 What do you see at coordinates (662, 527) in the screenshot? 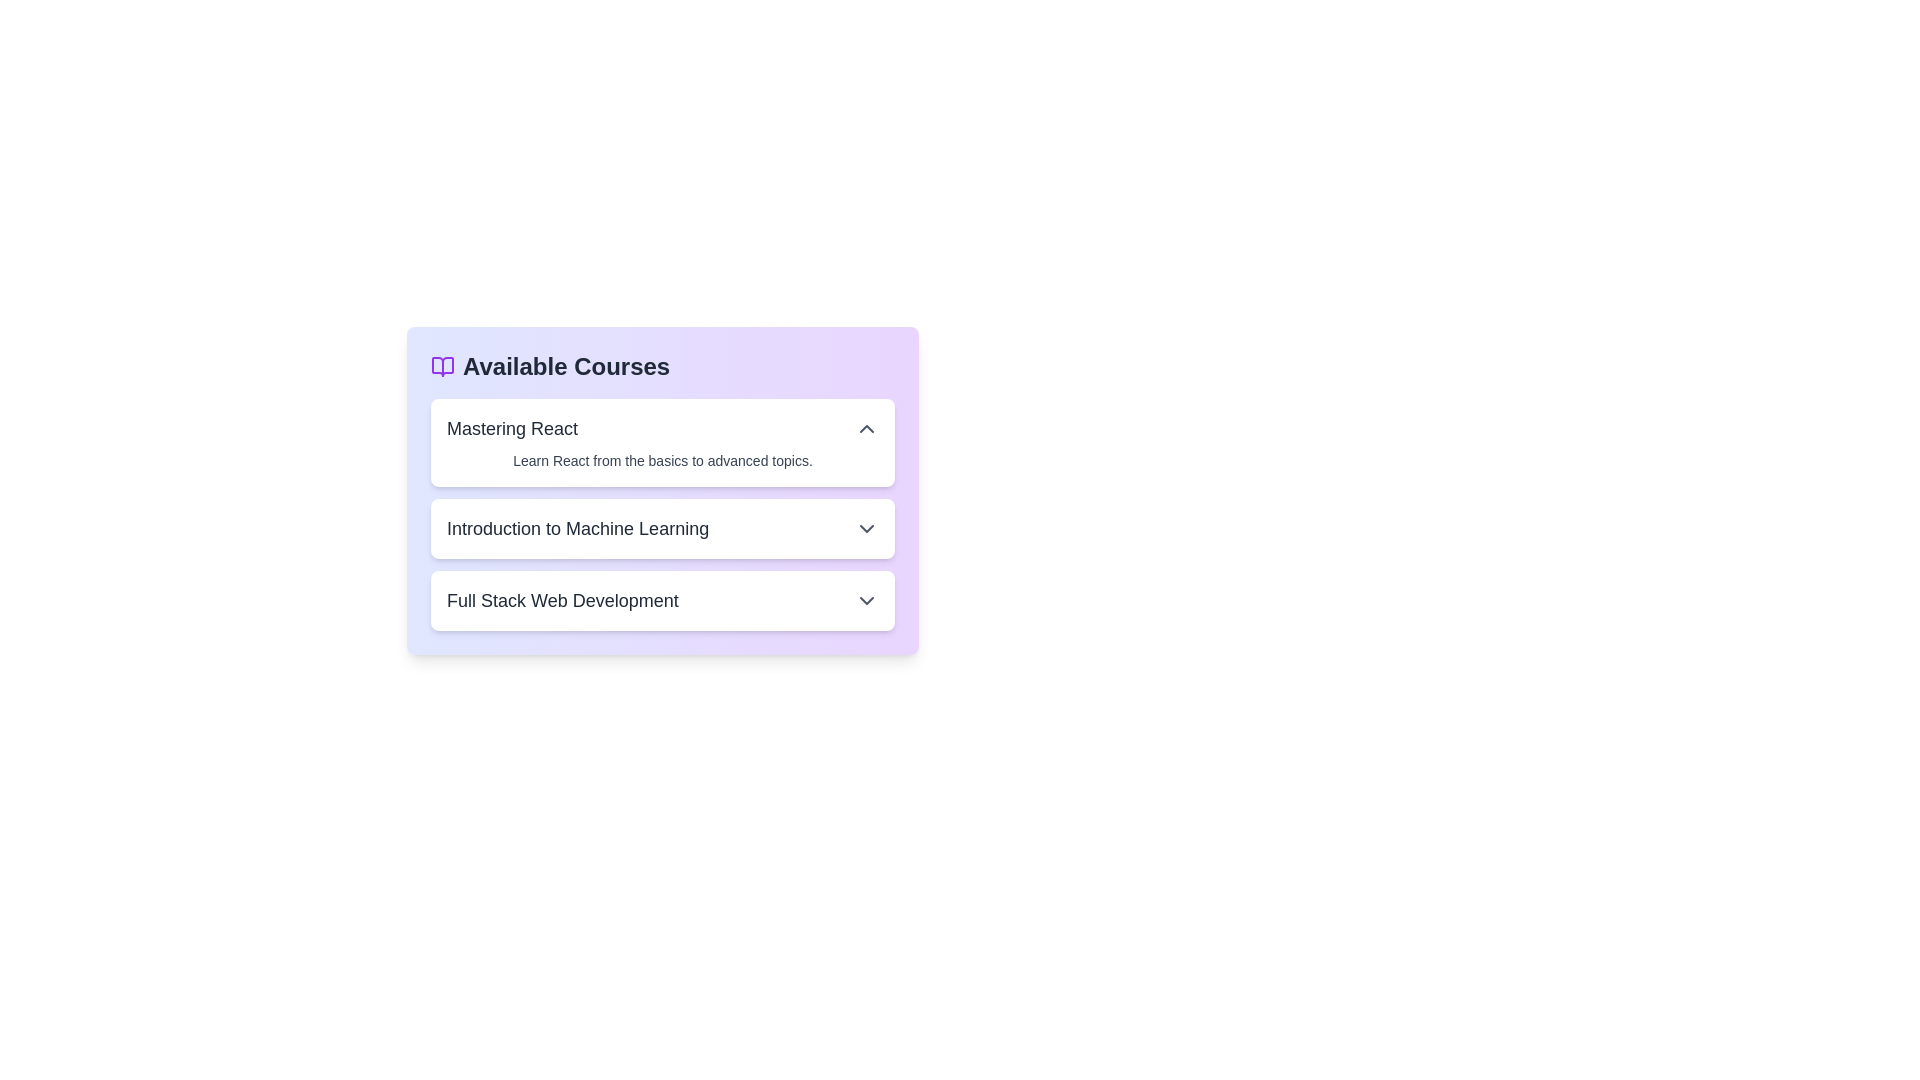
I see `the course item titled Introduction to Machine Learning` at bounding box center [662, 527].